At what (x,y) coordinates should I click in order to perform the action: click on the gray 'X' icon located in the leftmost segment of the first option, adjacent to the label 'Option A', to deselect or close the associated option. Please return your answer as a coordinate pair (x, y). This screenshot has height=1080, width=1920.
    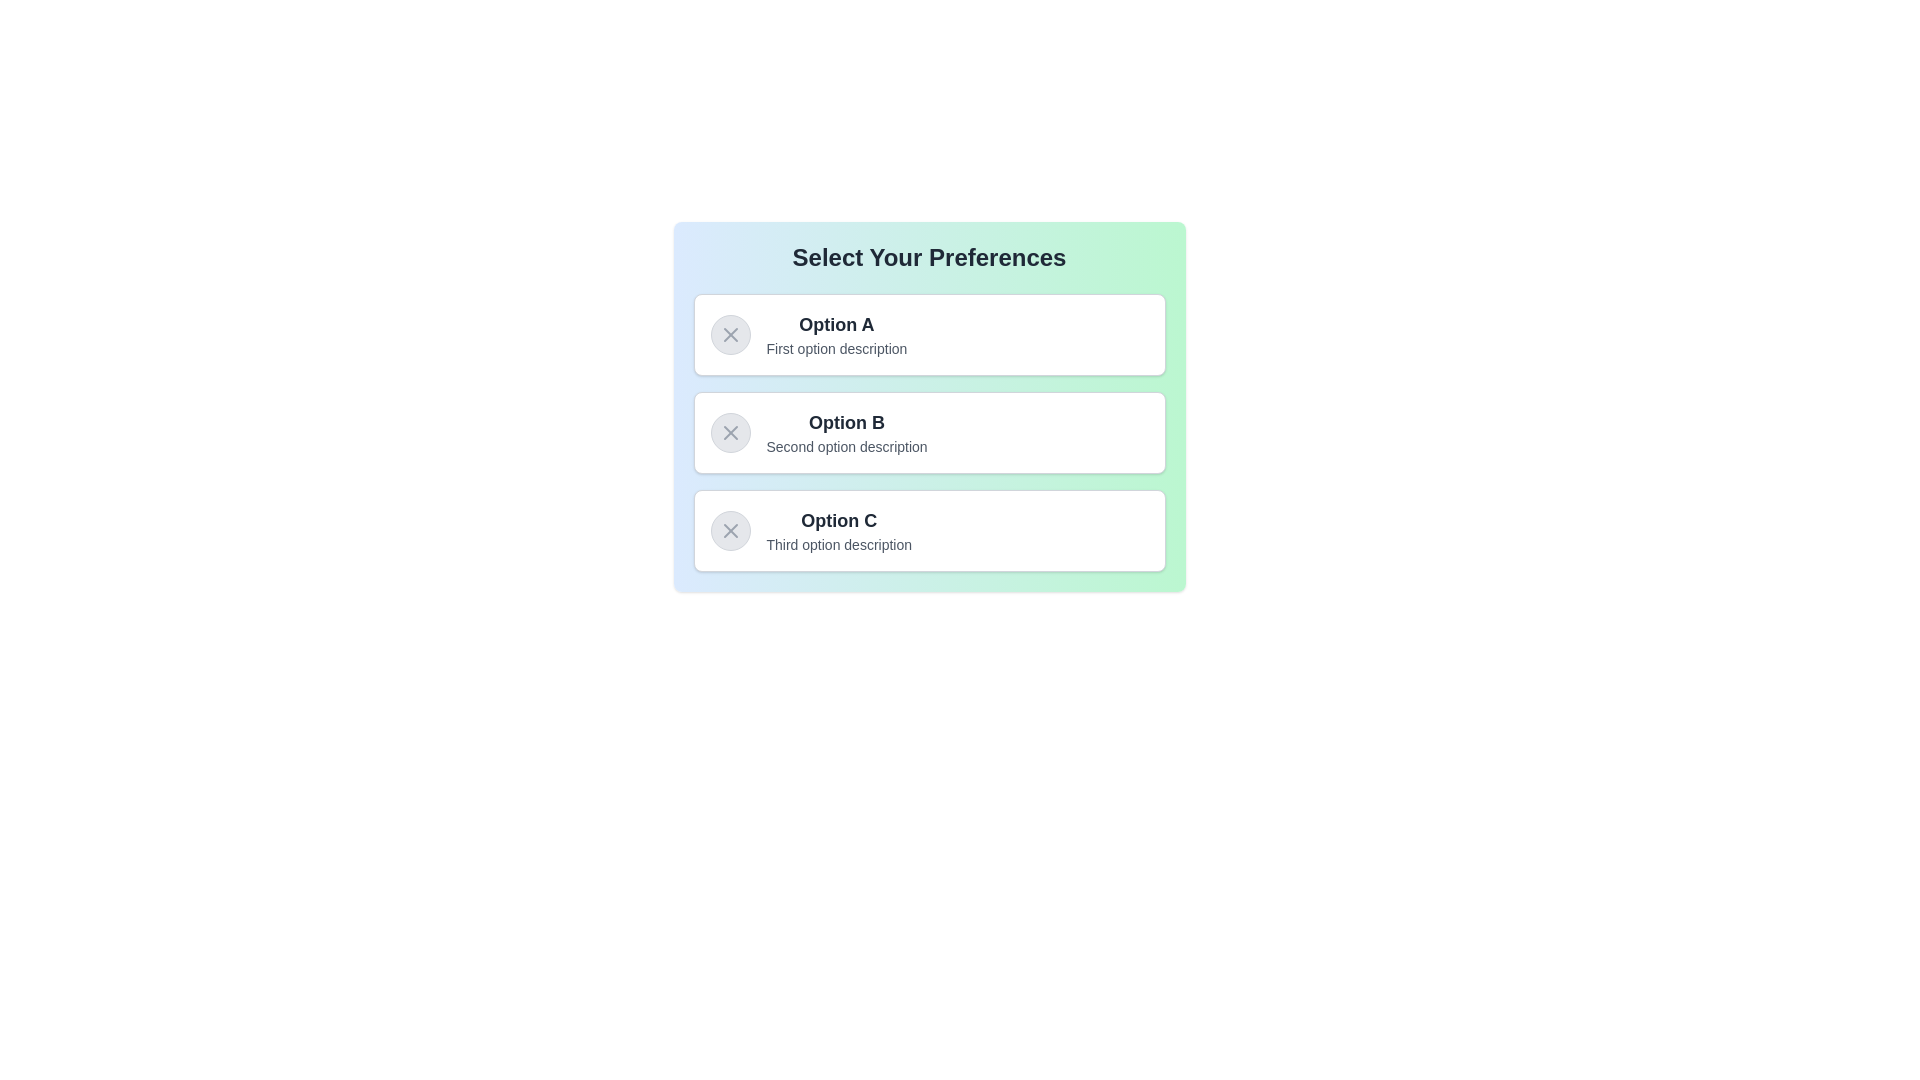
    Looking at the image, I should click on (729, 334).